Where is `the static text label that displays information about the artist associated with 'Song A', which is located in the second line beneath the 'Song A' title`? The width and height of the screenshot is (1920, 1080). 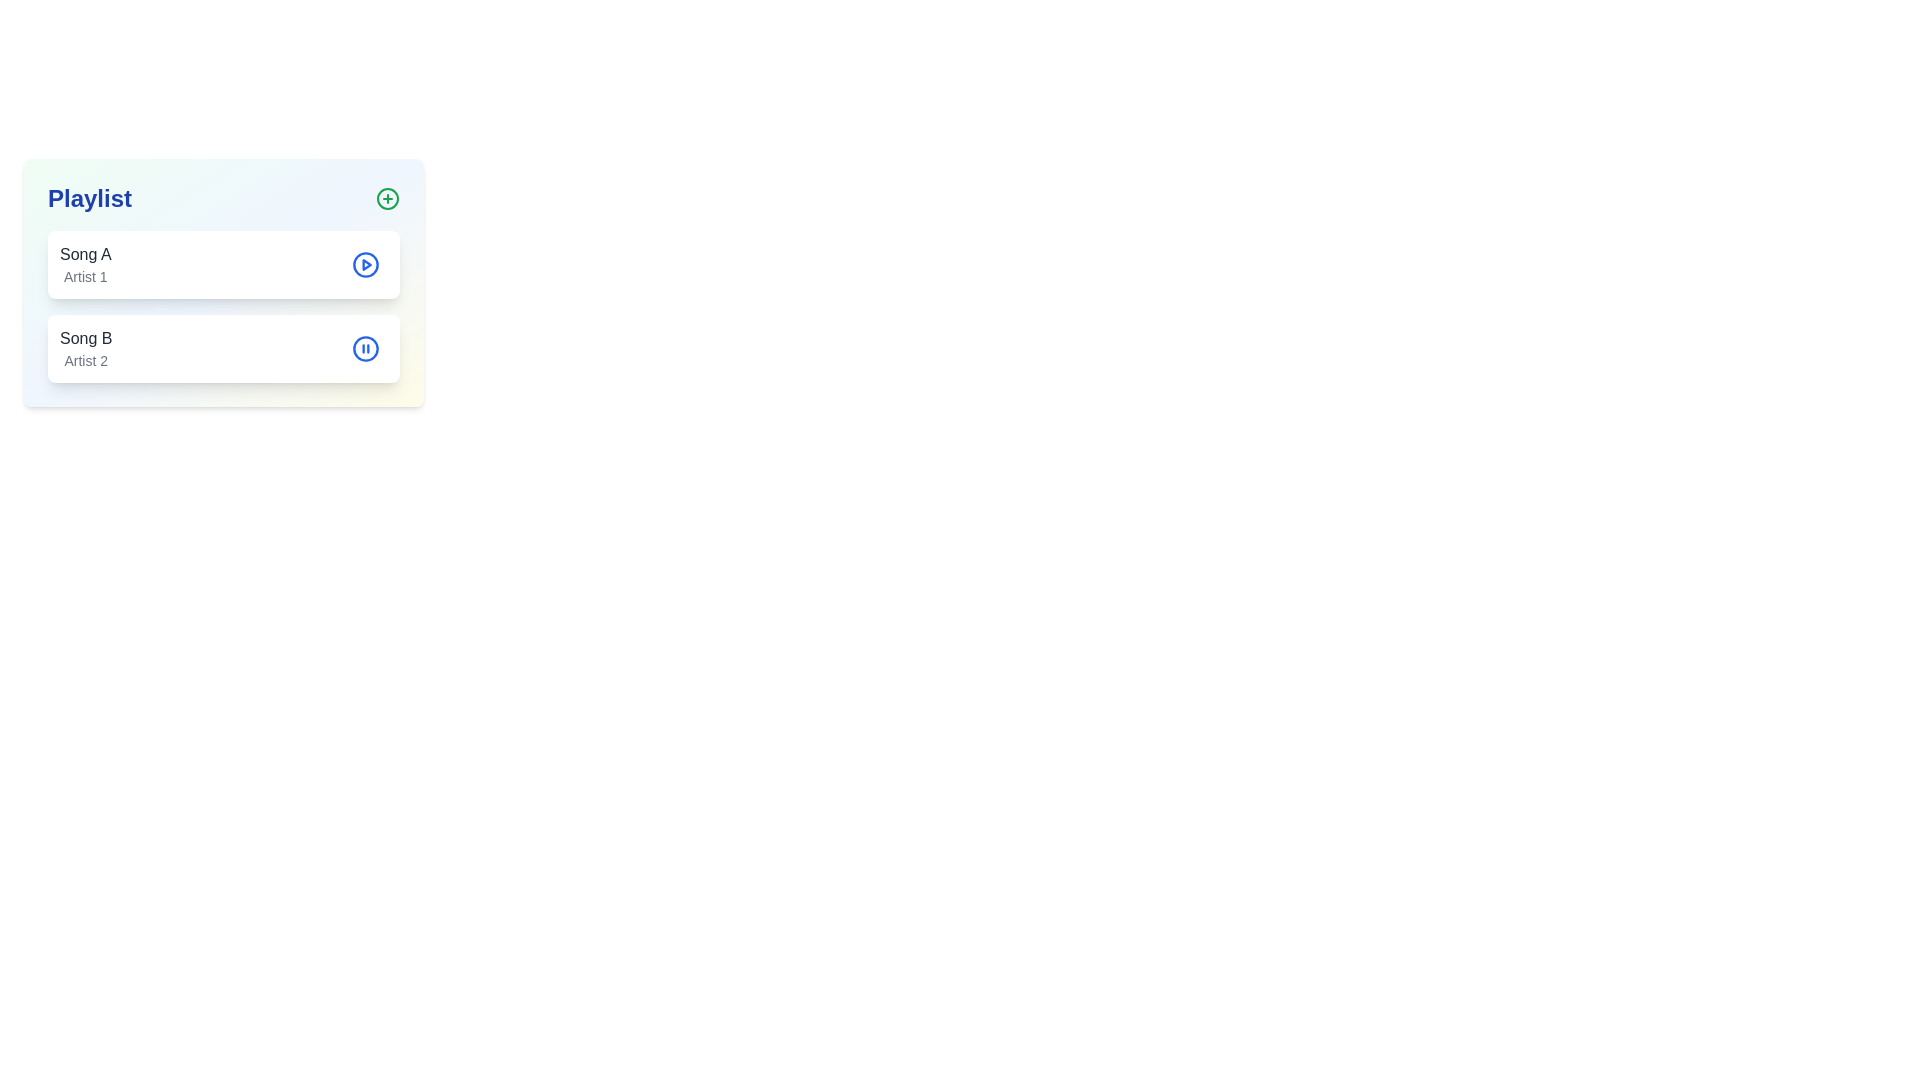 the static text label that displays information about the artist associated with 'Song A', which is located in the second line beneath the 'Song A' title is located at coordinates (84, 277).